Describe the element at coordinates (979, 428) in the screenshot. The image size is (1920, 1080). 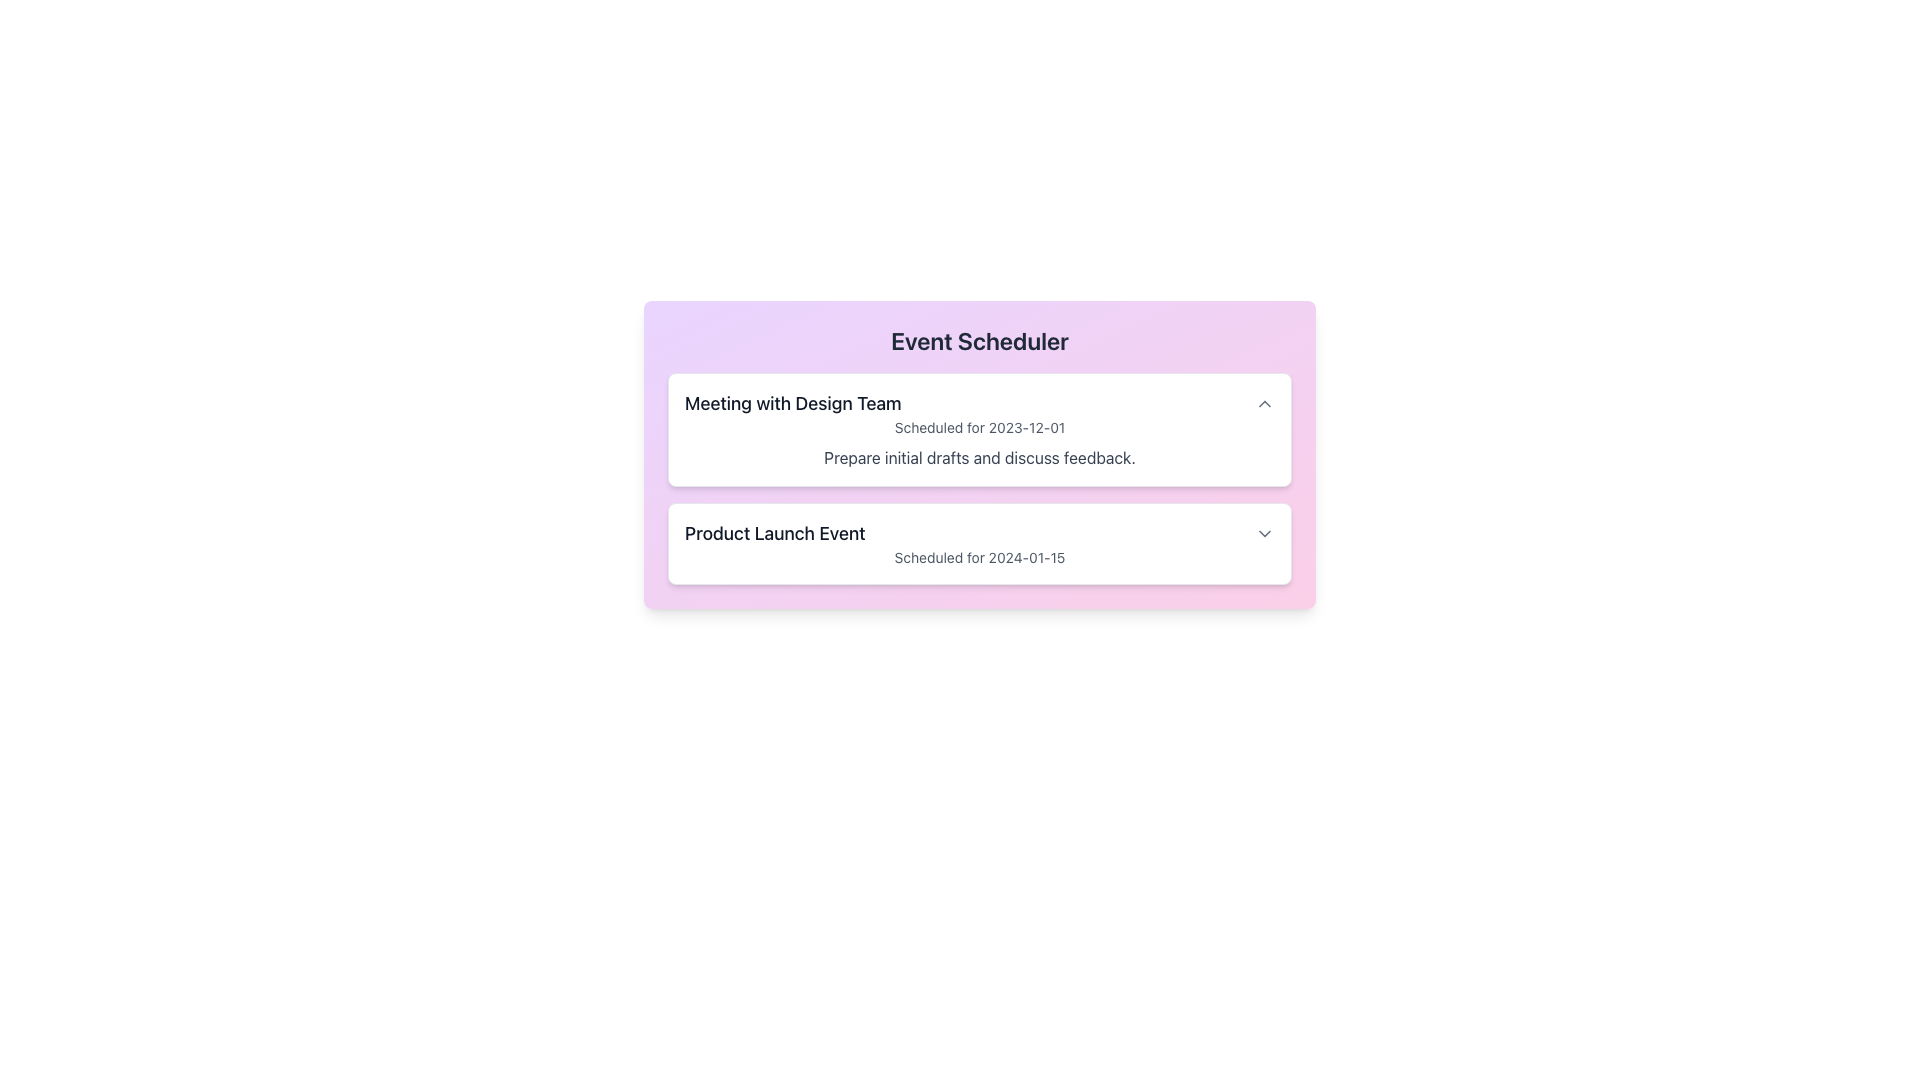
I see `the card titled 'Meeting with Design Team' located in the 'Event Scheduler' panel for reading` at that location.